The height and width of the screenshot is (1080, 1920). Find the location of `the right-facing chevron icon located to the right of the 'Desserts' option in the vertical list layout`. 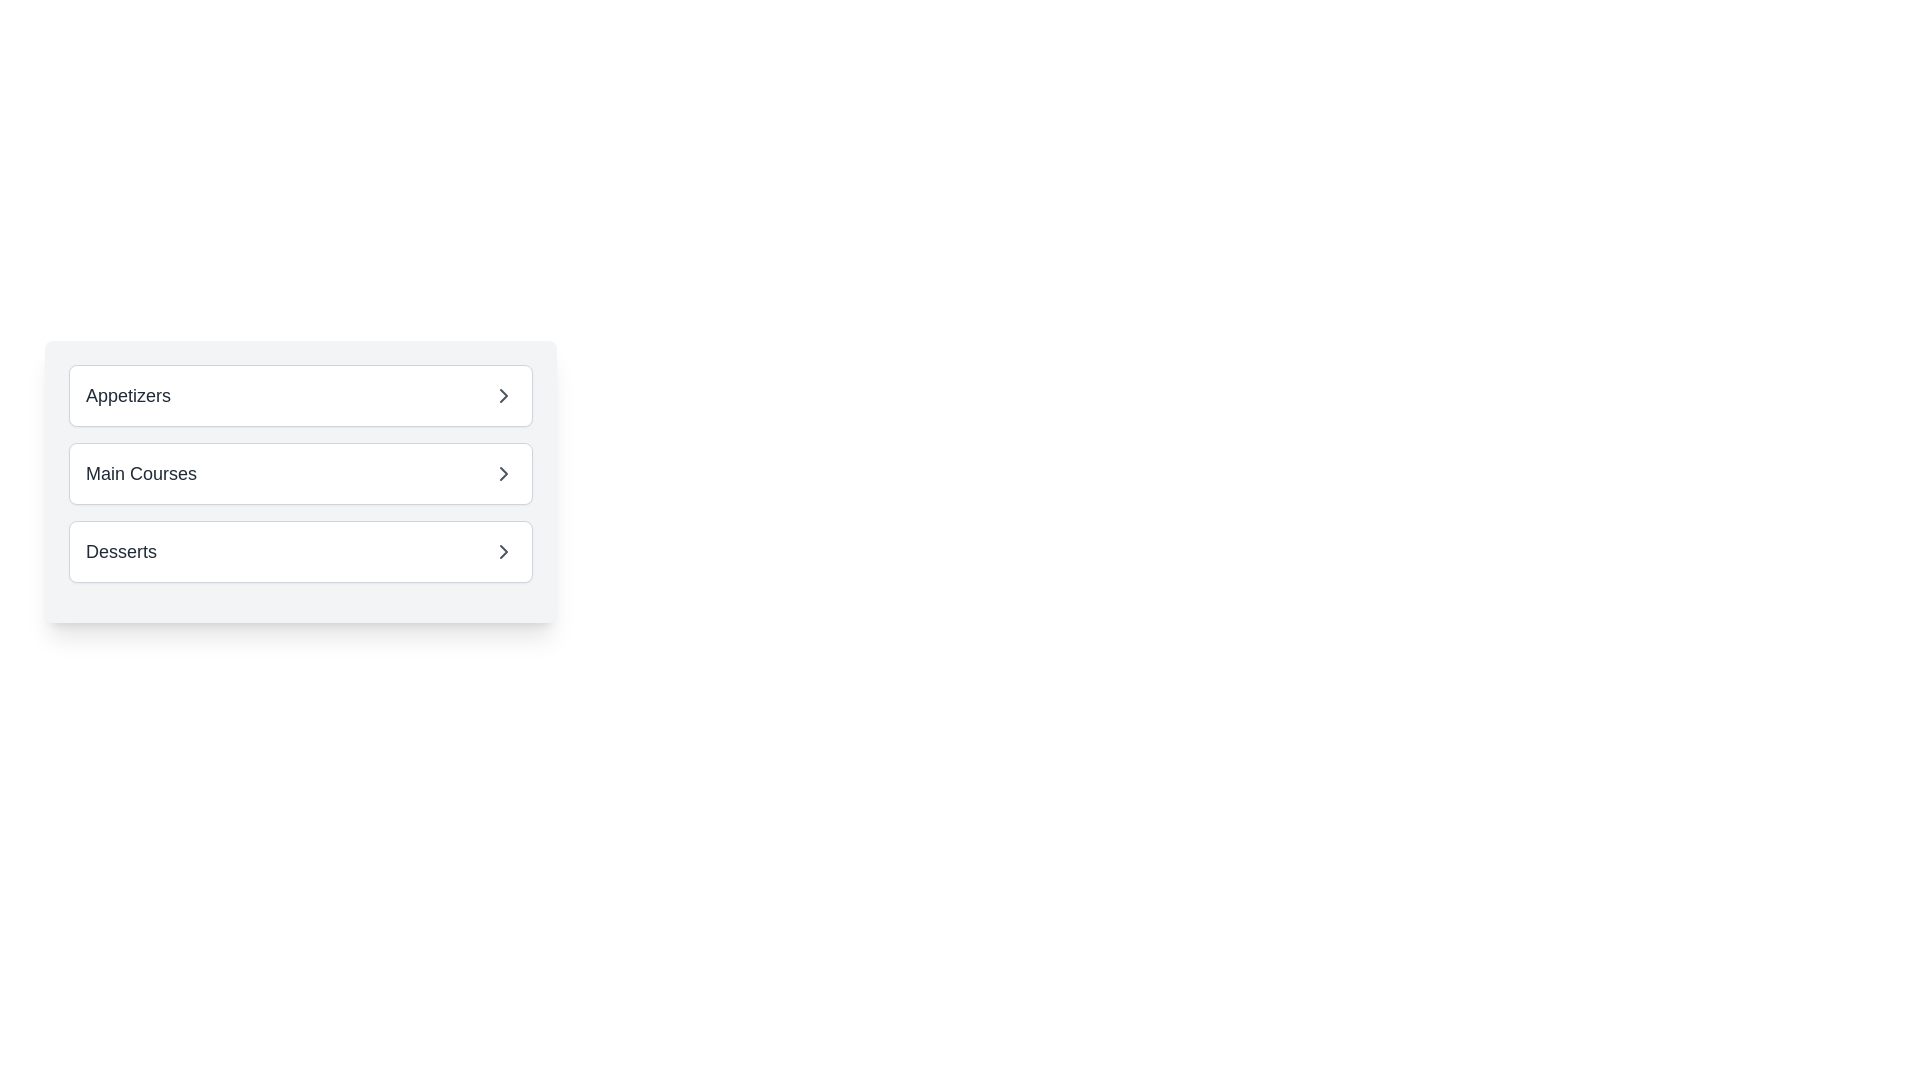

the right-facing chevron icon located to the right of the 'Desserts' option in the vertical list layout is located at coordinates (504, 551).